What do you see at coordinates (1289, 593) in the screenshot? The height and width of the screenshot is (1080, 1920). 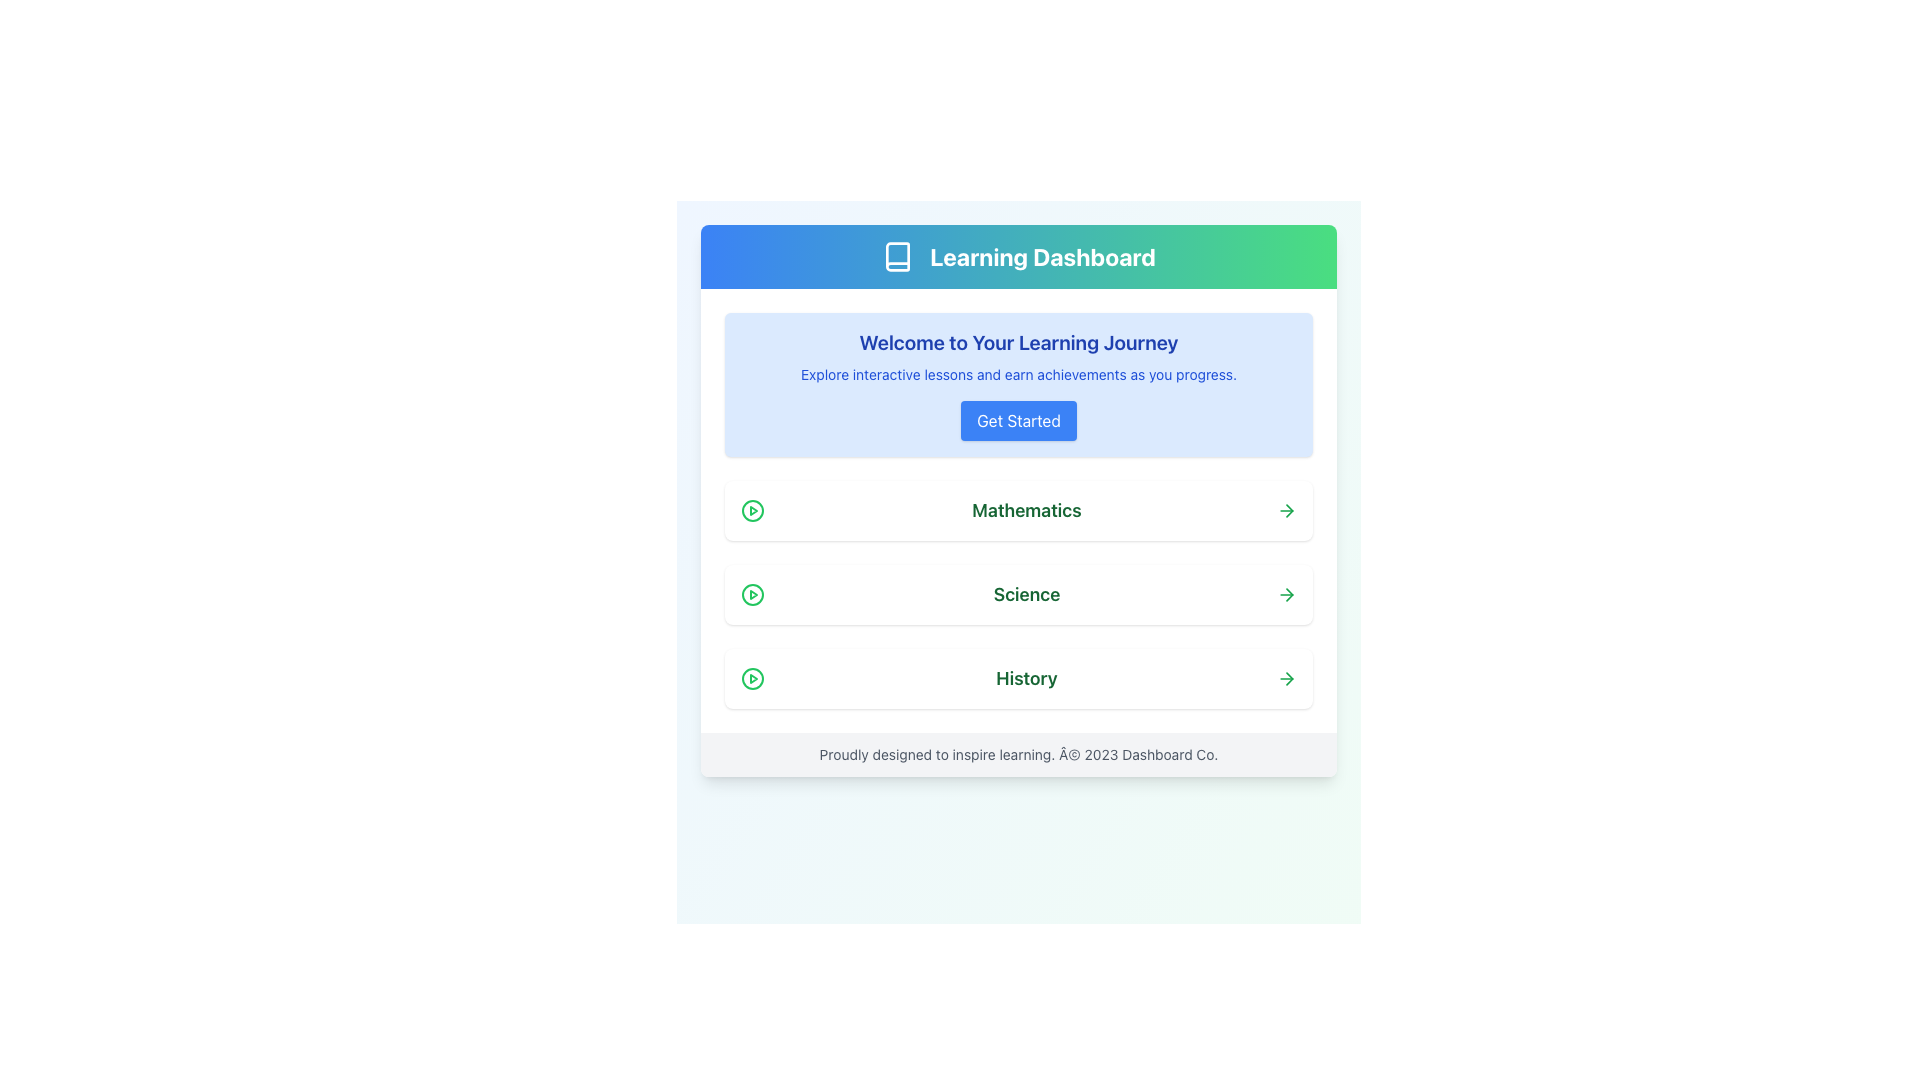 I see `the green right-pointing arrow icon located to the right of the 'Science' topic in the content section of the dashboard` at bounding box center [1289, 593].